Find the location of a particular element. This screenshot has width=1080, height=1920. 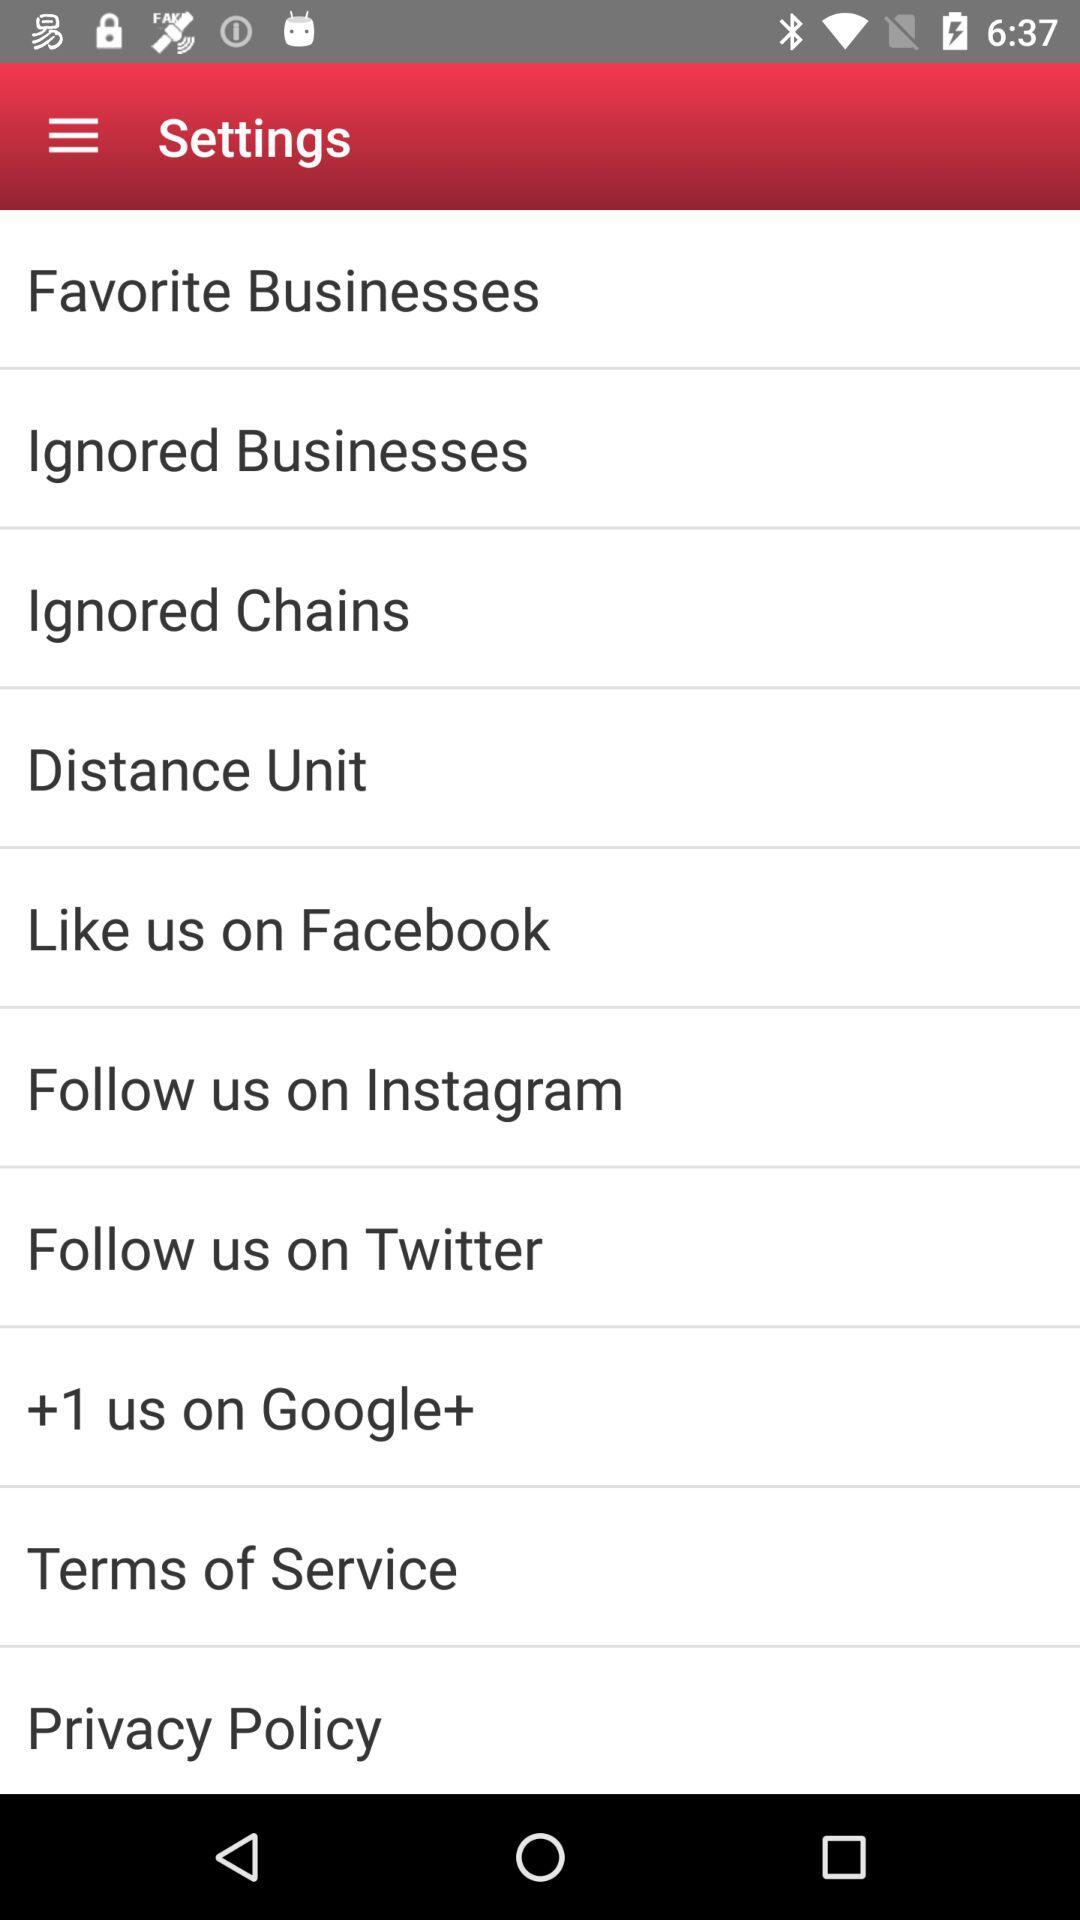

distance unit item is located at coordinates (540, 766).